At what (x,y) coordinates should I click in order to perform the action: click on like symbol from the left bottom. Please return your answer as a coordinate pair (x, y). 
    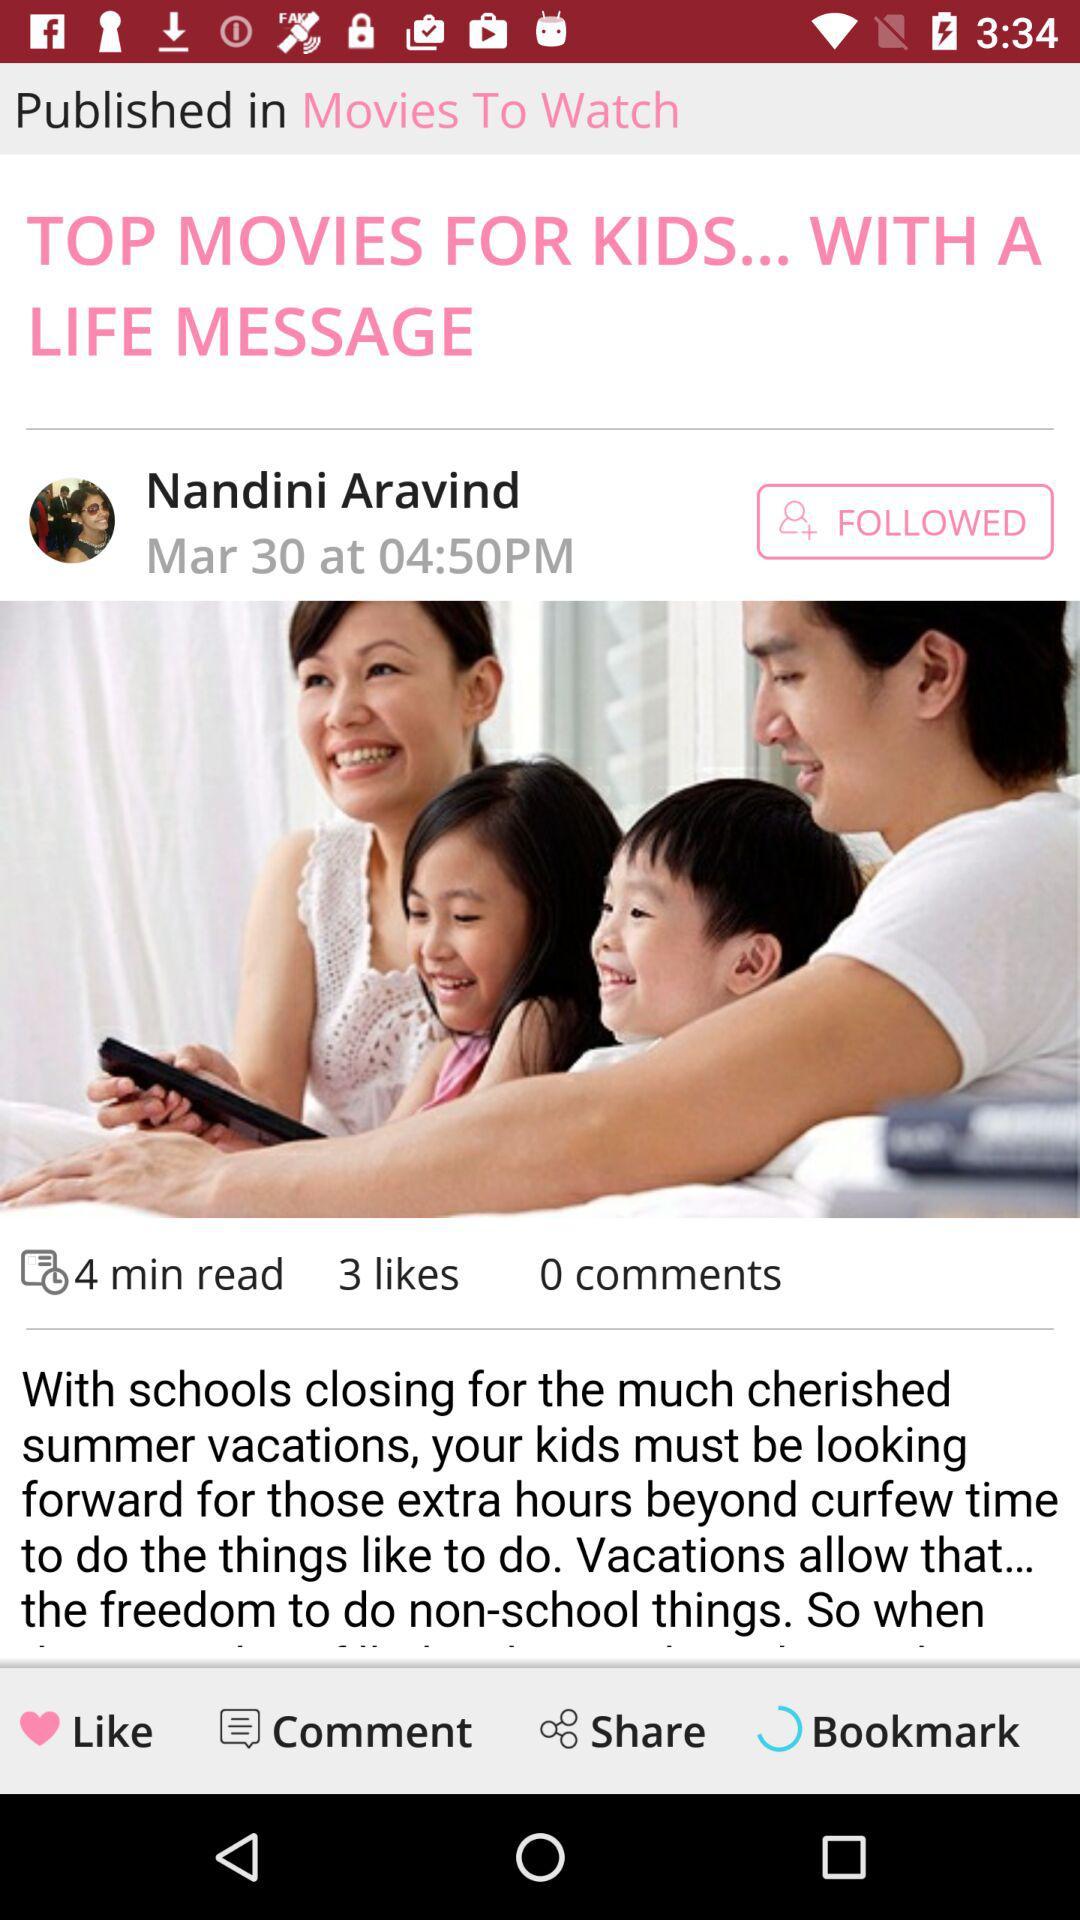
    Looking at the image, I should click on (39, 1727).